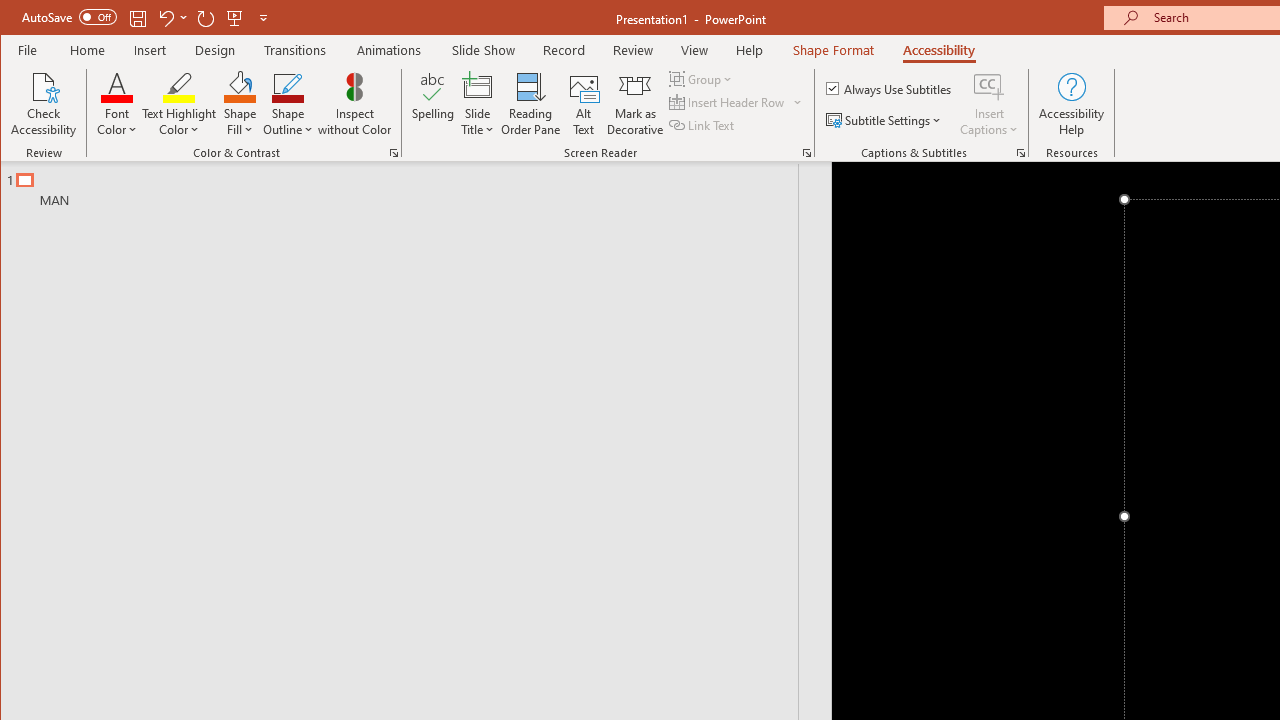  Describe the element at coordinates (531, 104) in the screenshot. I see `'Reading Order Pane'` at that location.